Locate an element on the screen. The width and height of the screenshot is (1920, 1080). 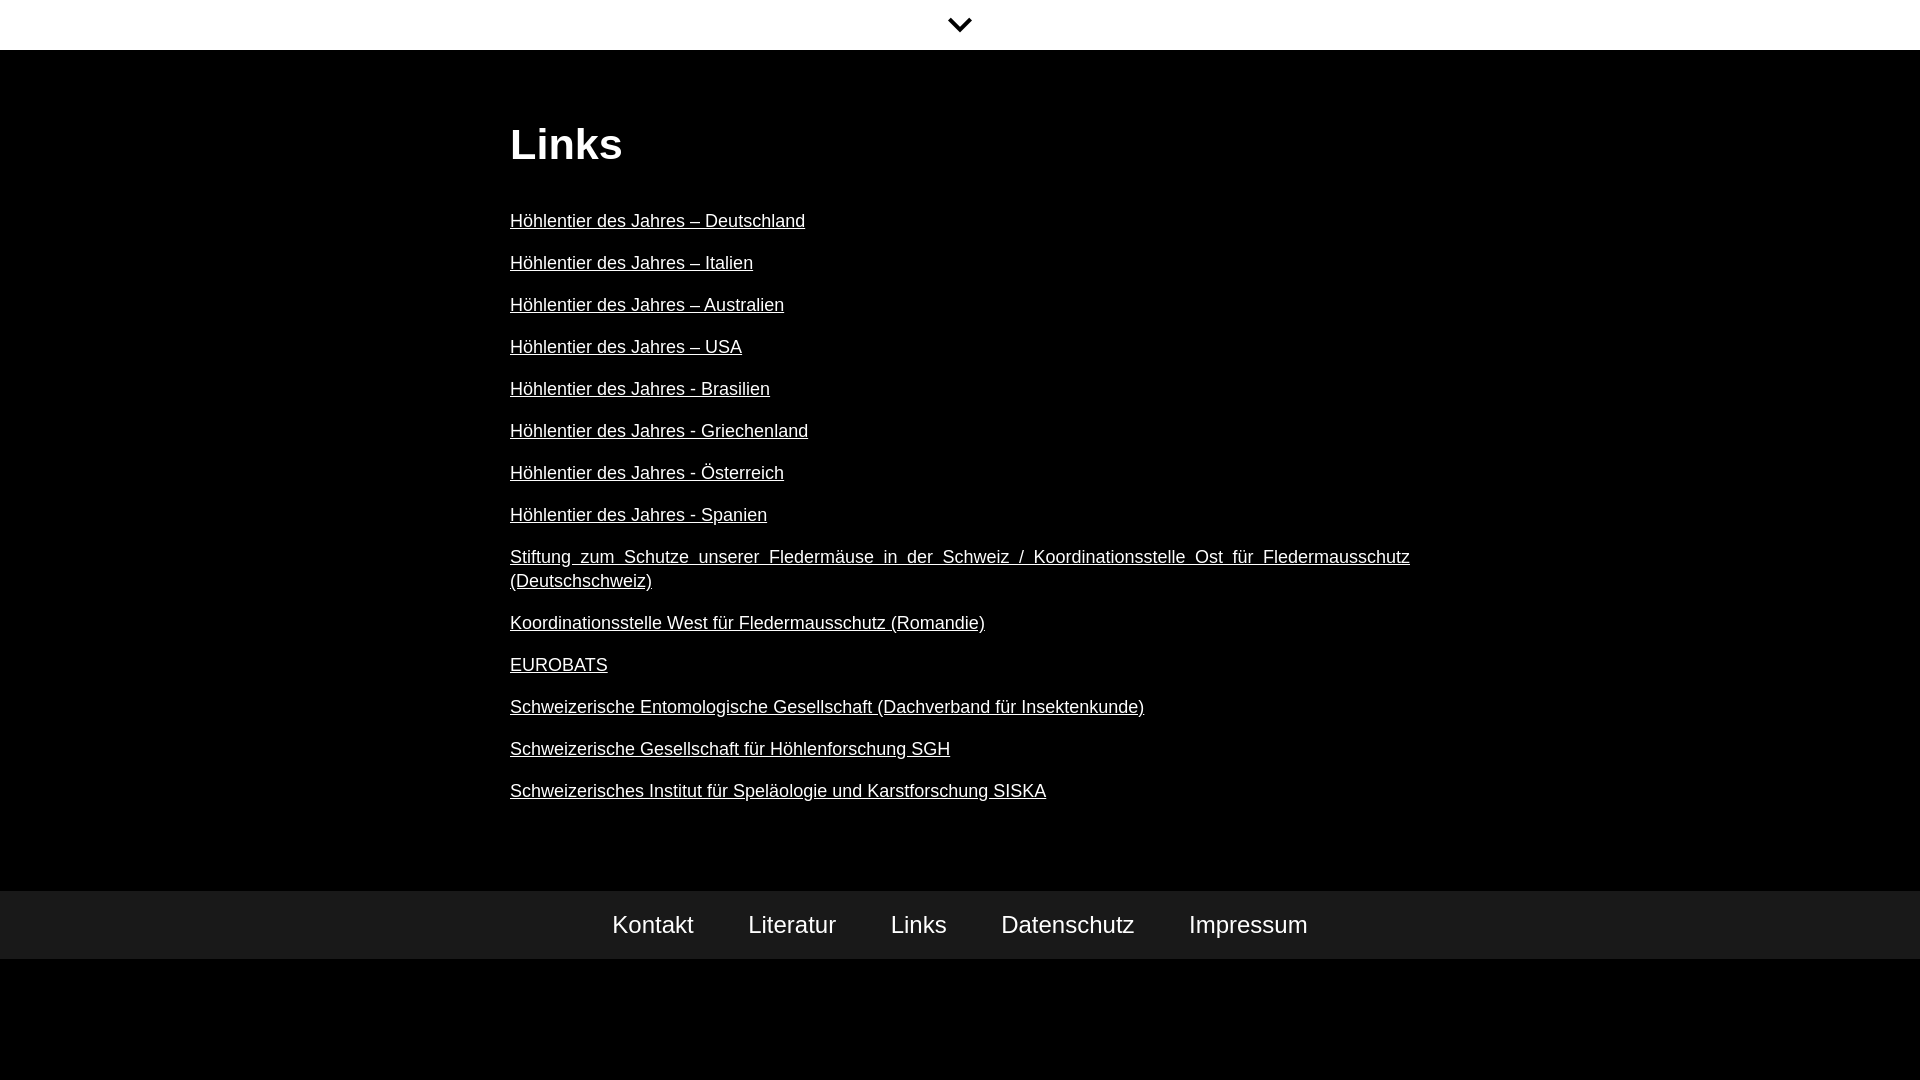
'Literatur' is located at coordinates (791, 925).